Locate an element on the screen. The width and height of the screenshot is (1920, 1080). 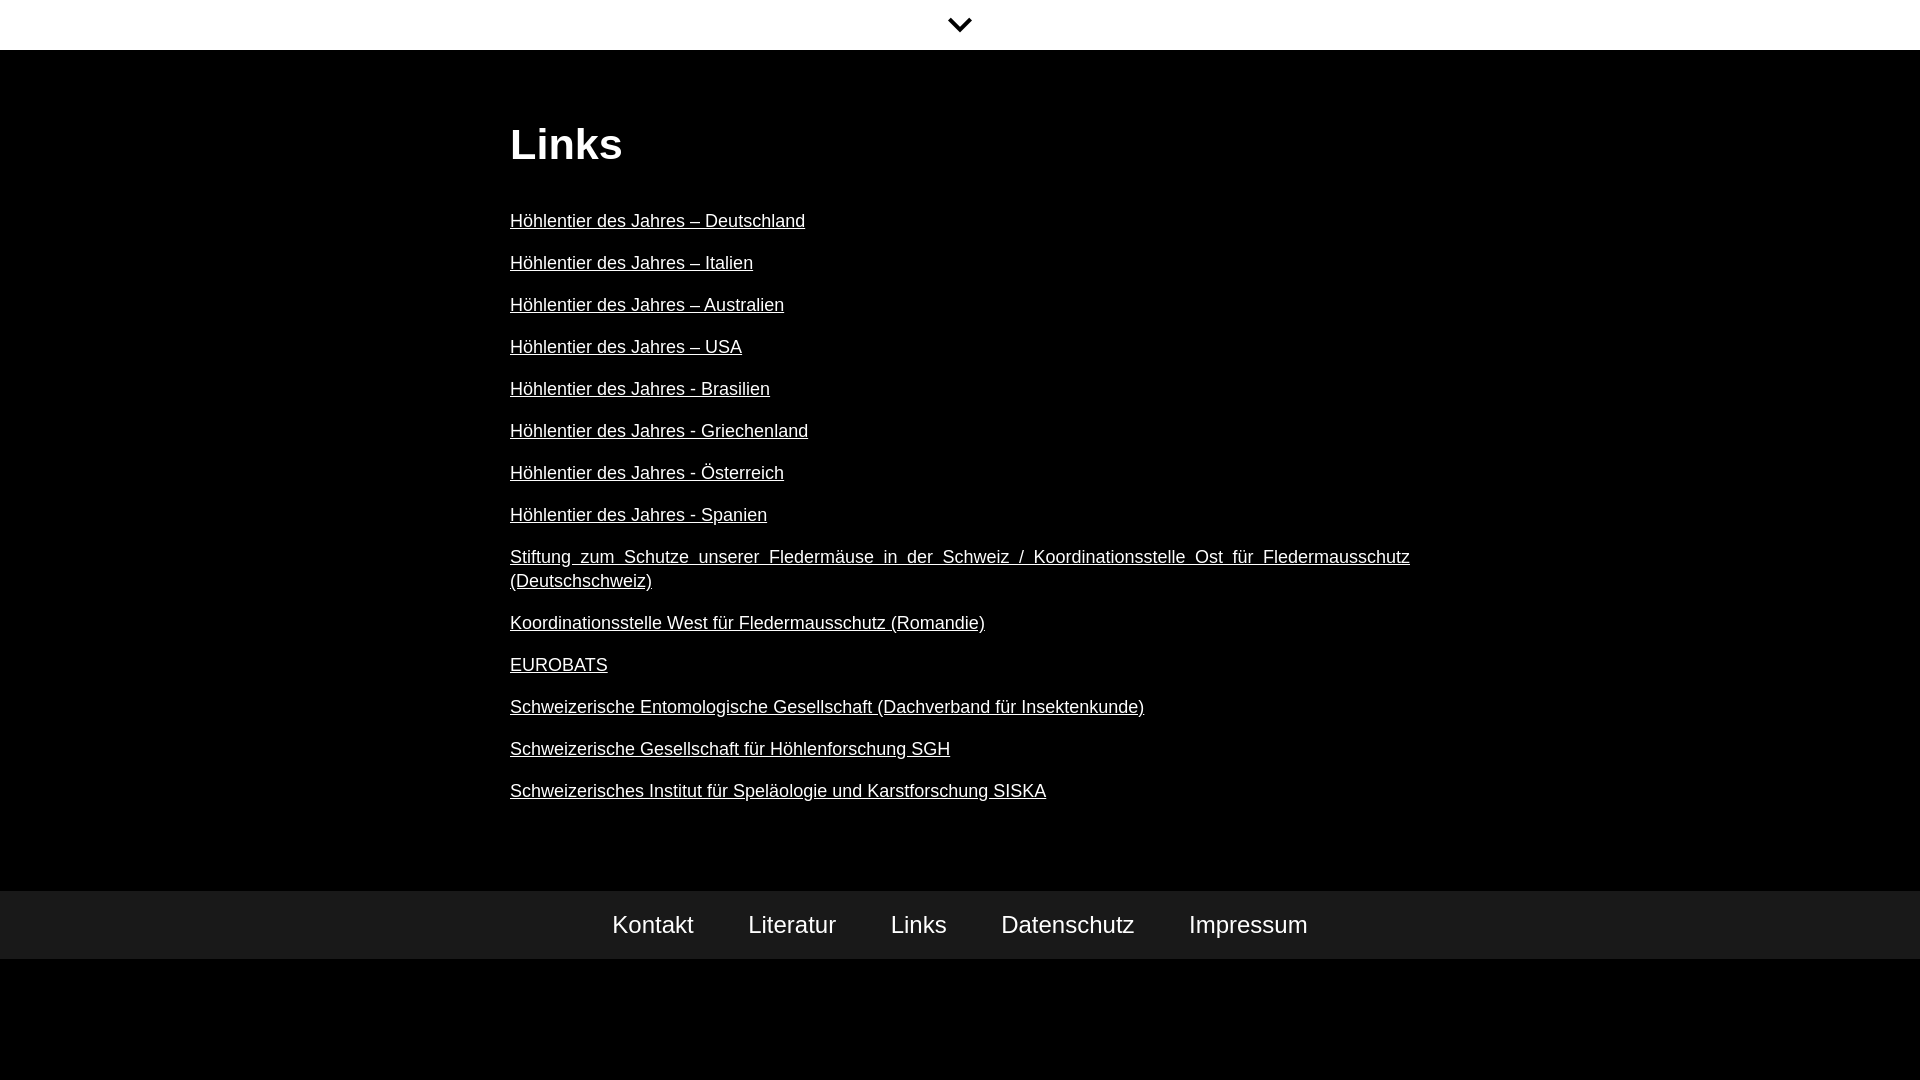
'Literatur' is located at coordinates (791, 925).